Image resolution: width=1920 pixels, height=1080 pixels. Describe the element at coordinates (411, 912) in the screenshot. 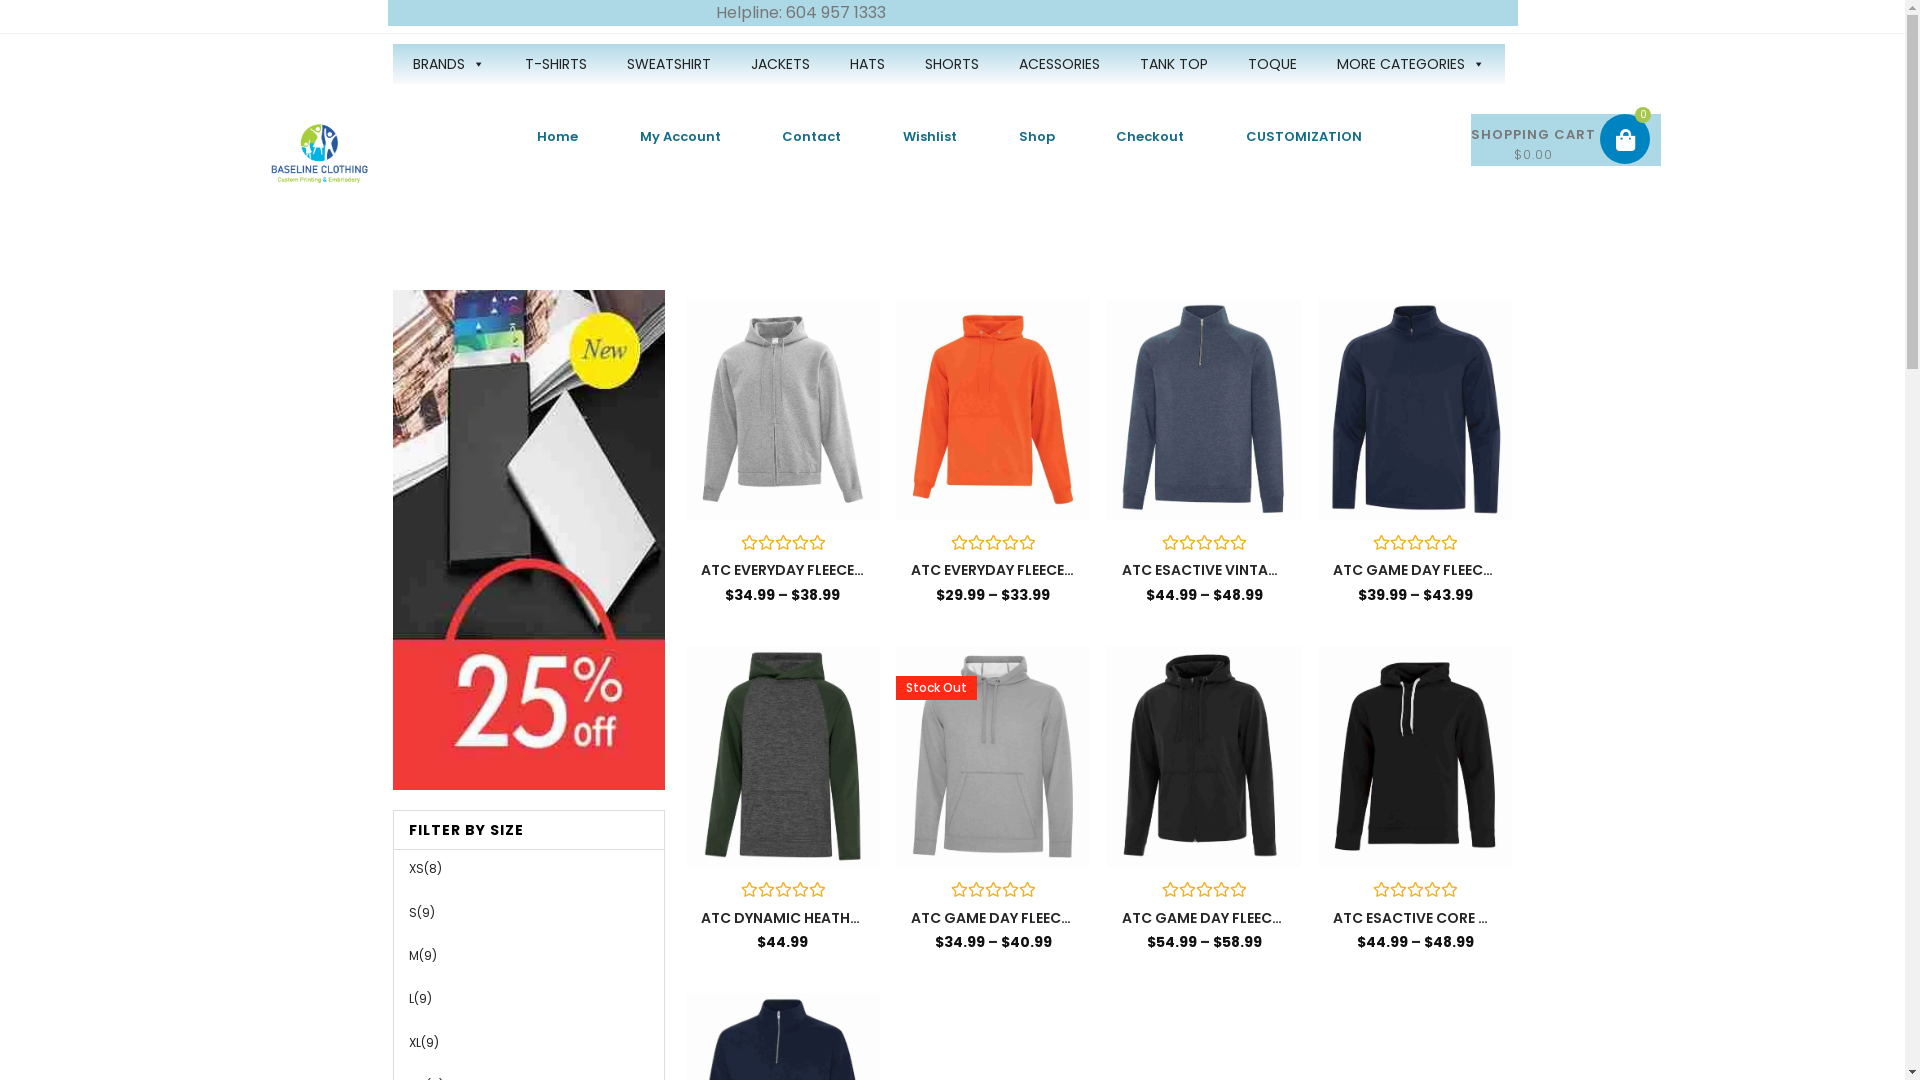

I see `'S'` at that location.